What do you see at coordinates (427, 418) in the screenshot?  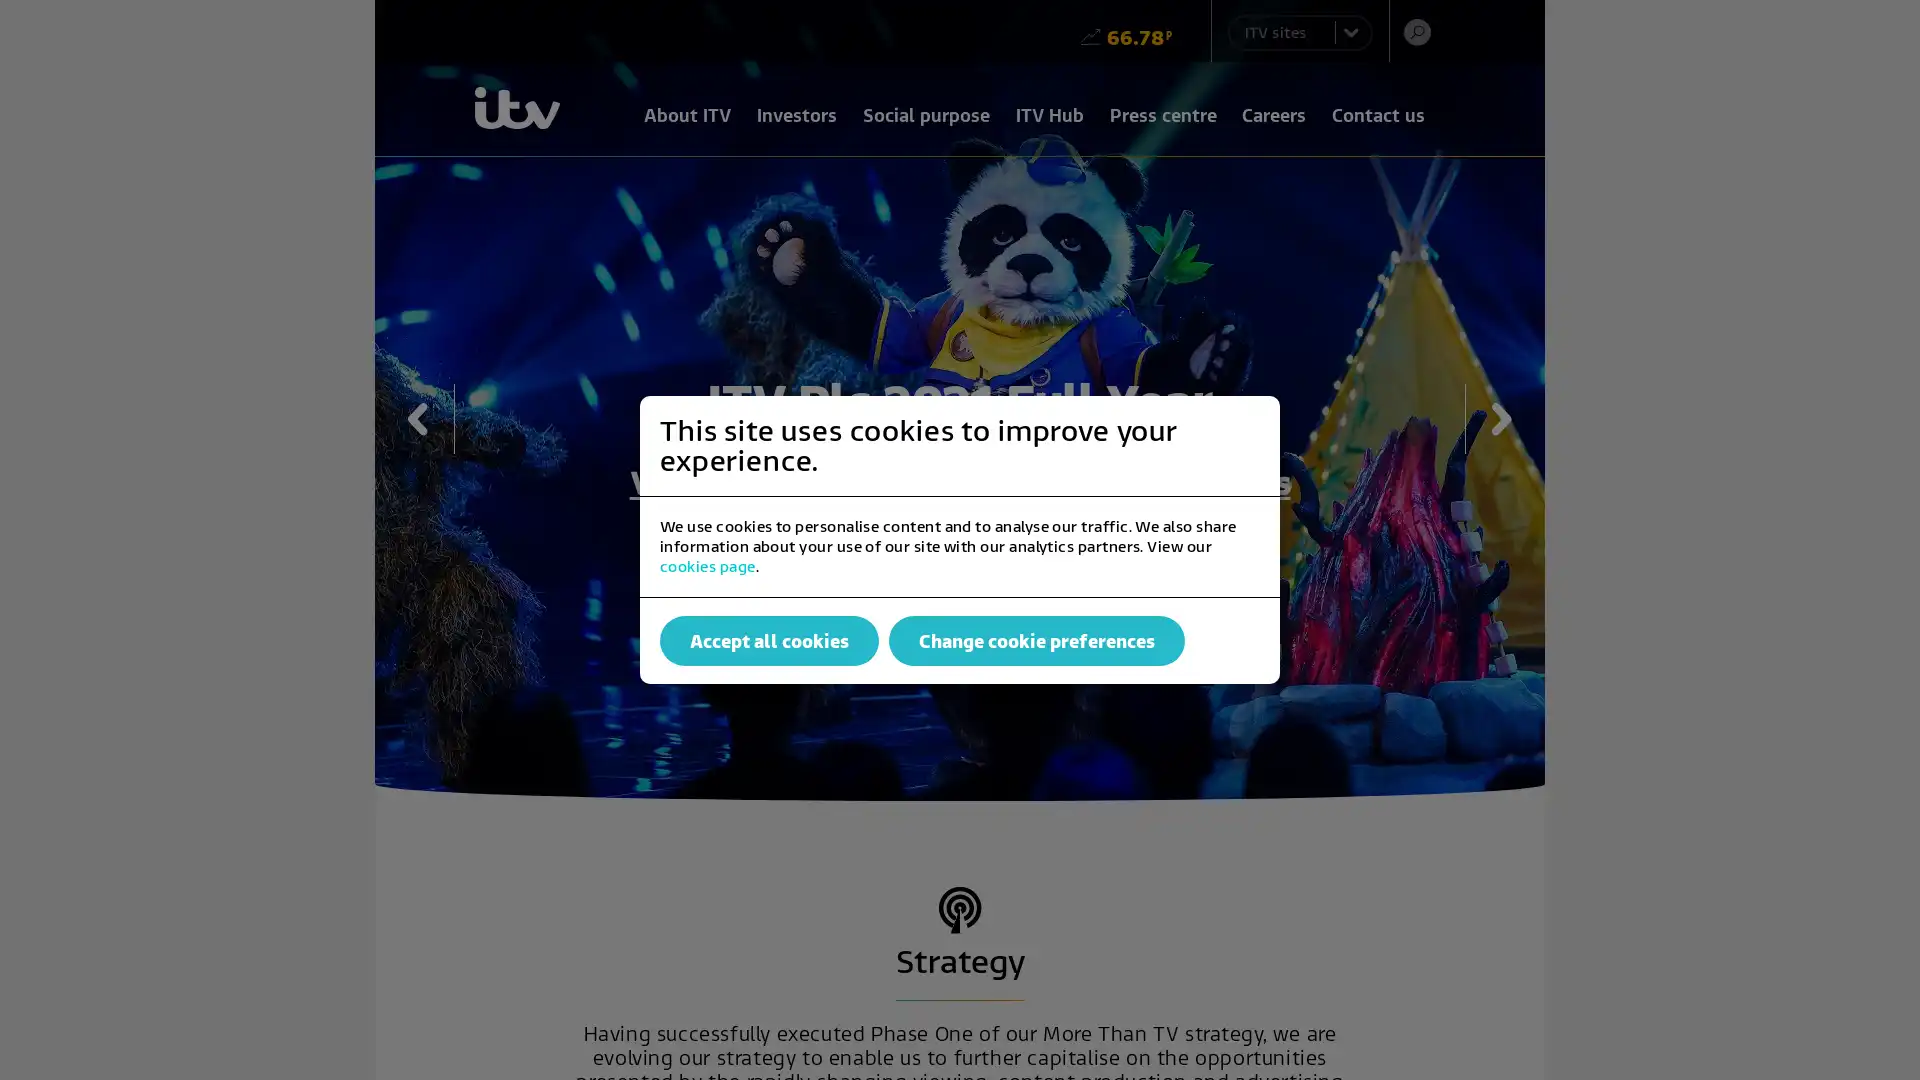 I see `Previous` at bounding box center [427, 418].